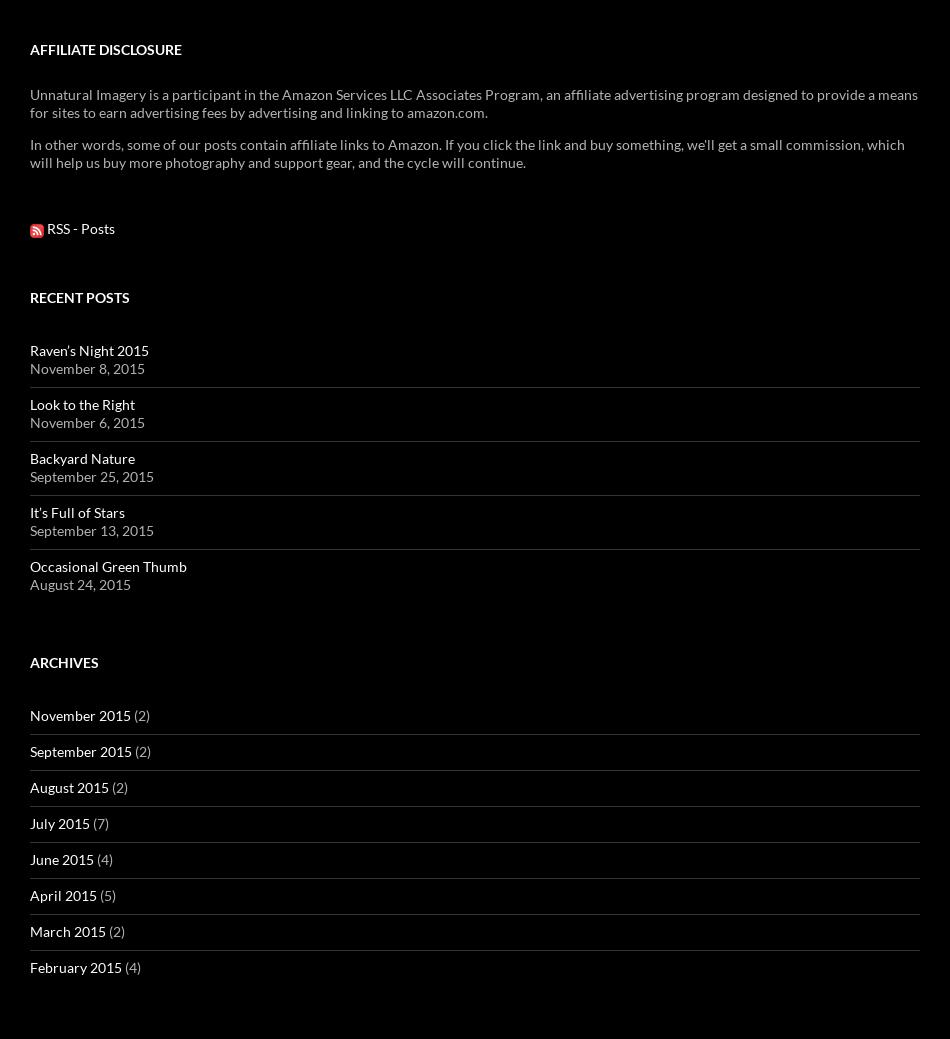 The width and height of the screenshot is (950, 1039). Describe the element at coordinates (394, 137) in the screenshot. I see `'sarah'` at that location.